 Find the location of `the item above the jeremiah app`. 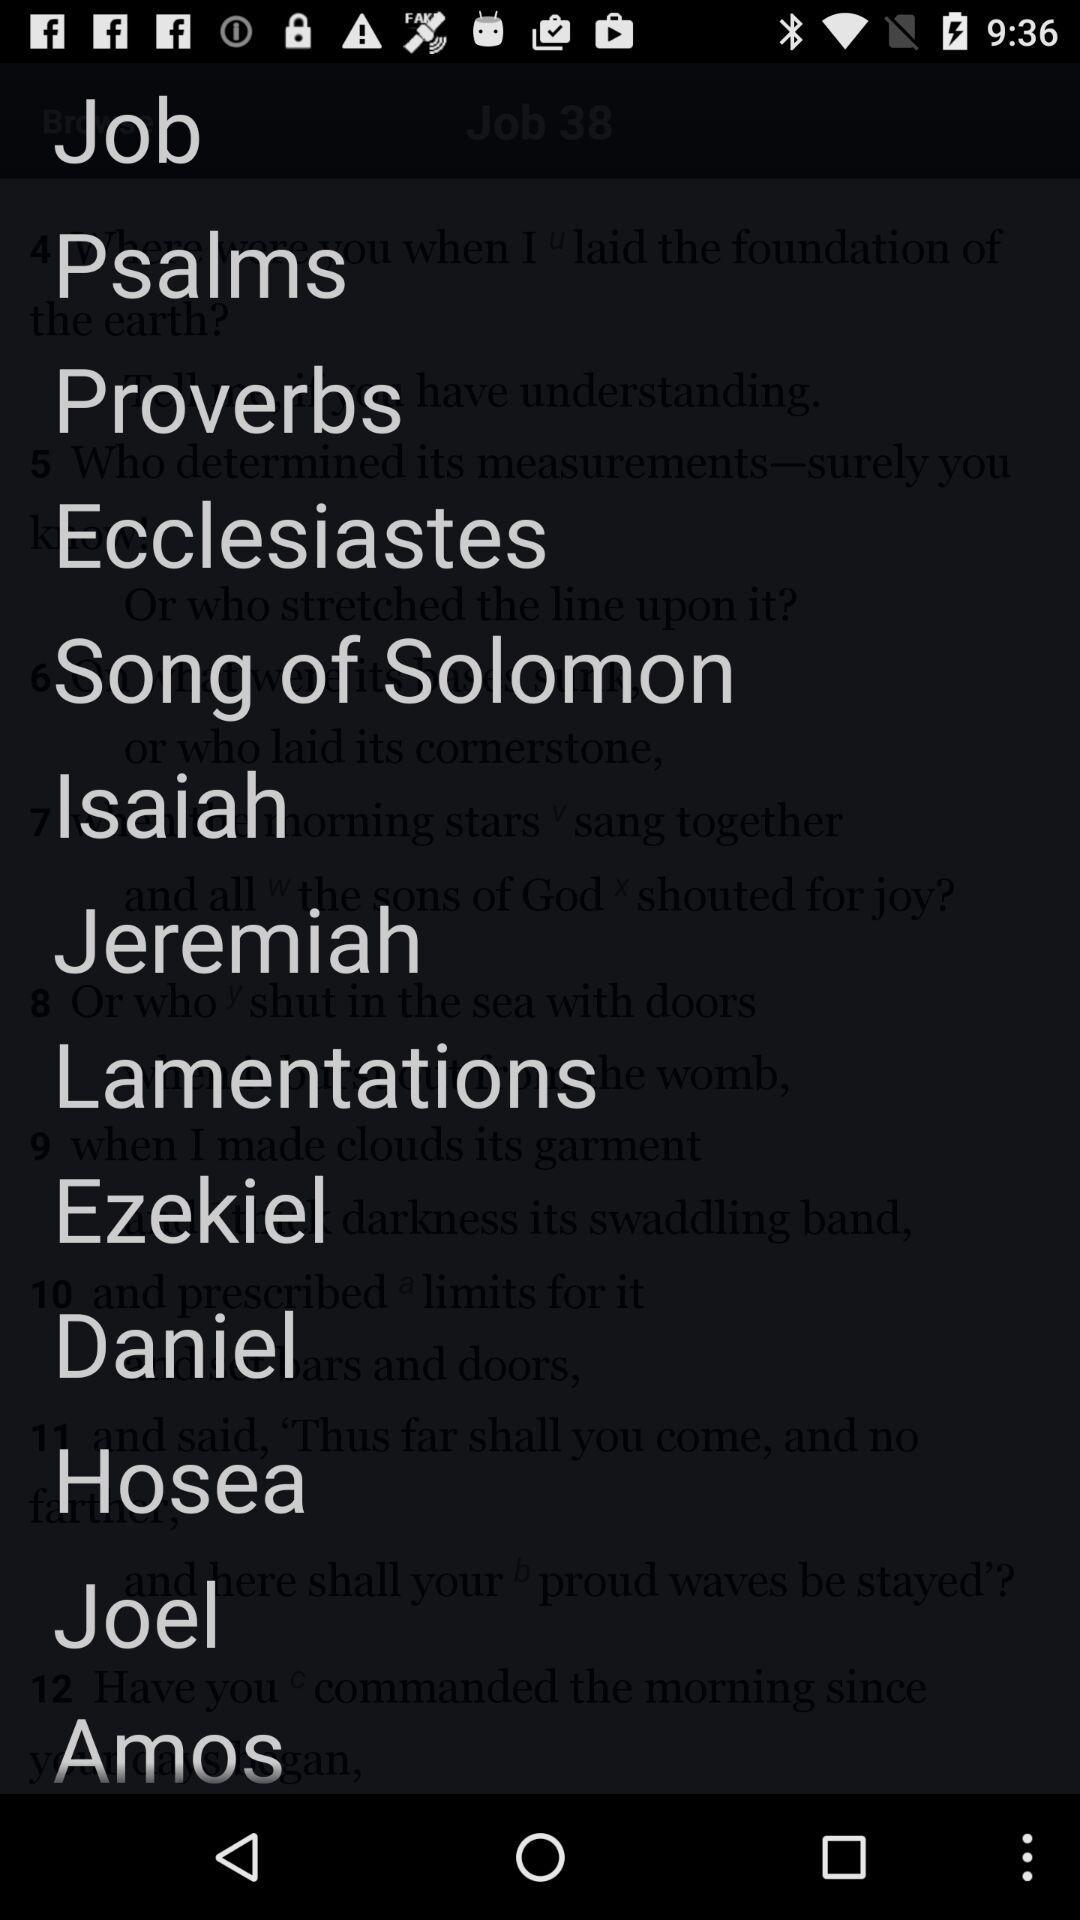

the item above the jeremiah app is located at coordinates (144, 802).